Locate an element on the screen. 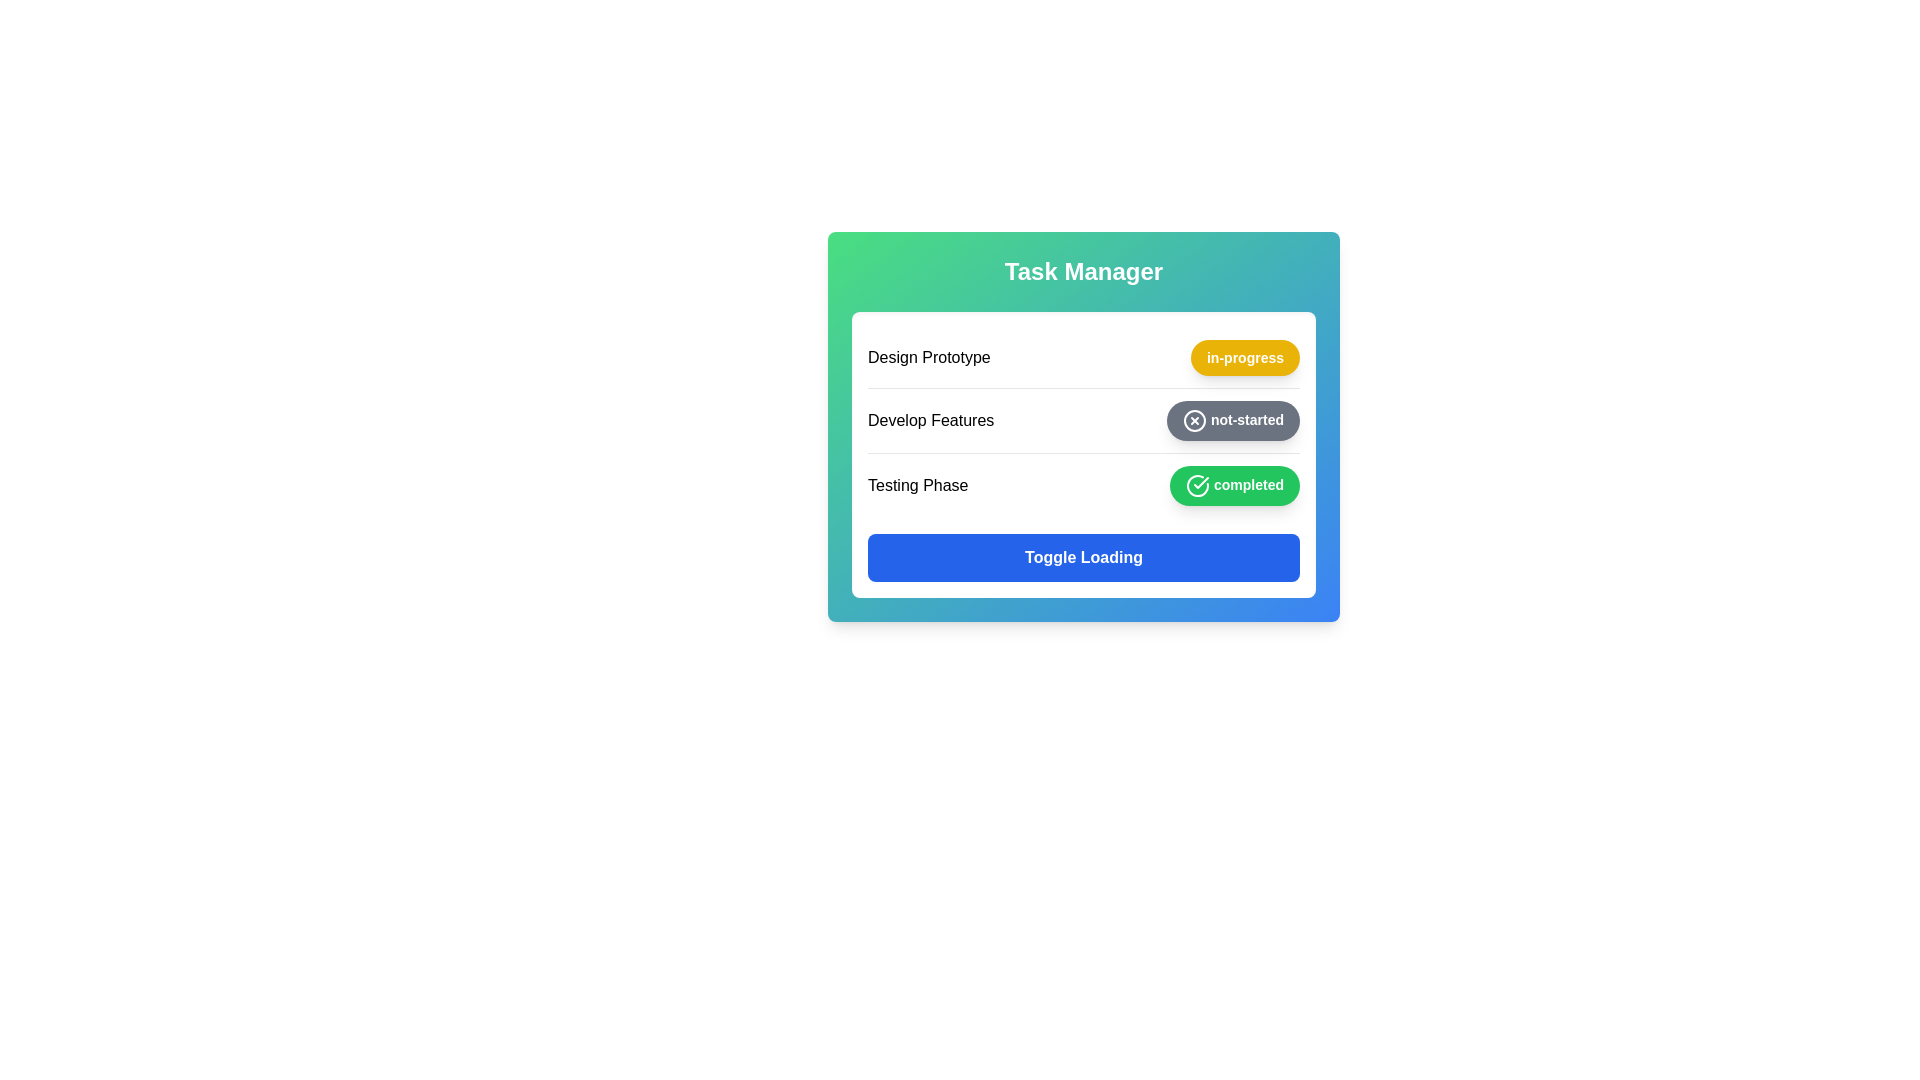  the rounded rectangular button with a yellow background and white text that reads 'in-progress' to trigger hover effects is located at coordinates (1244, 357).